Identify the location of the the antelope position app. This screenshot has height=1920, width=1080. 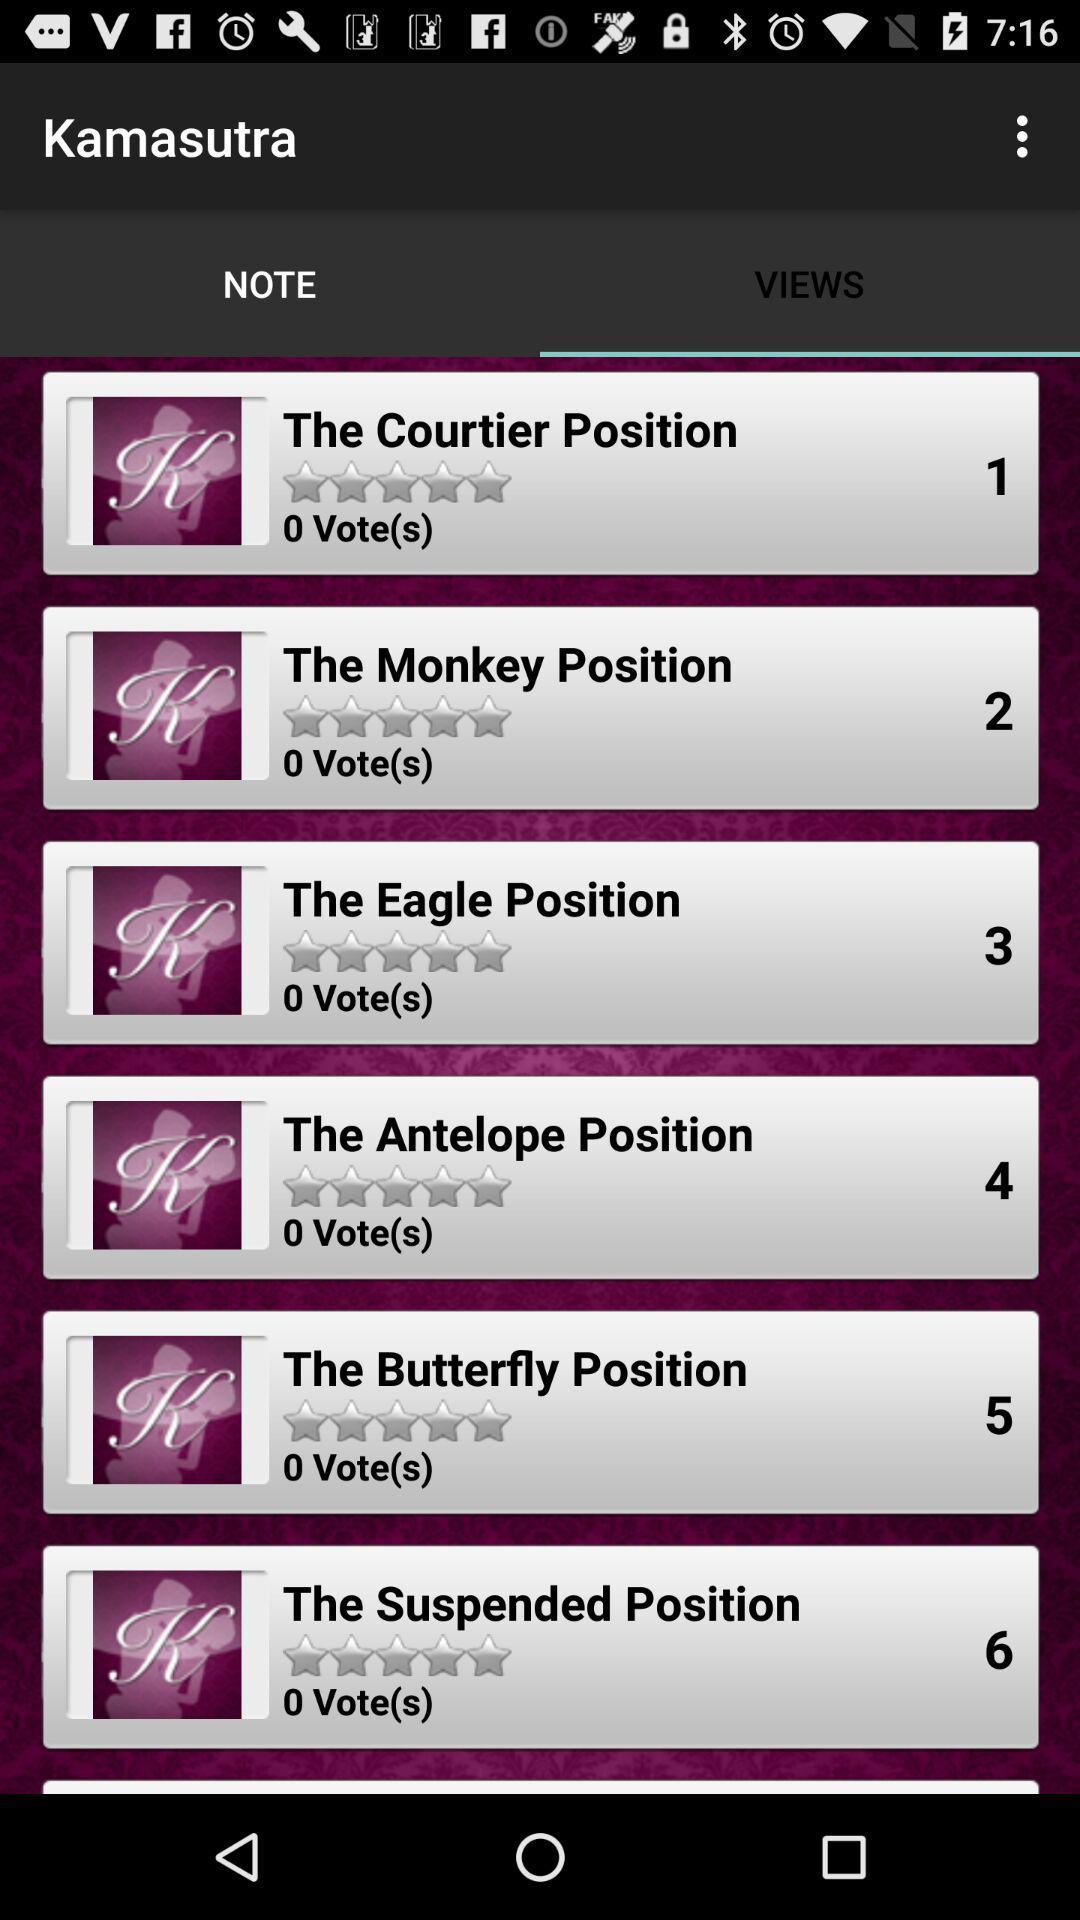
(517, 1132).